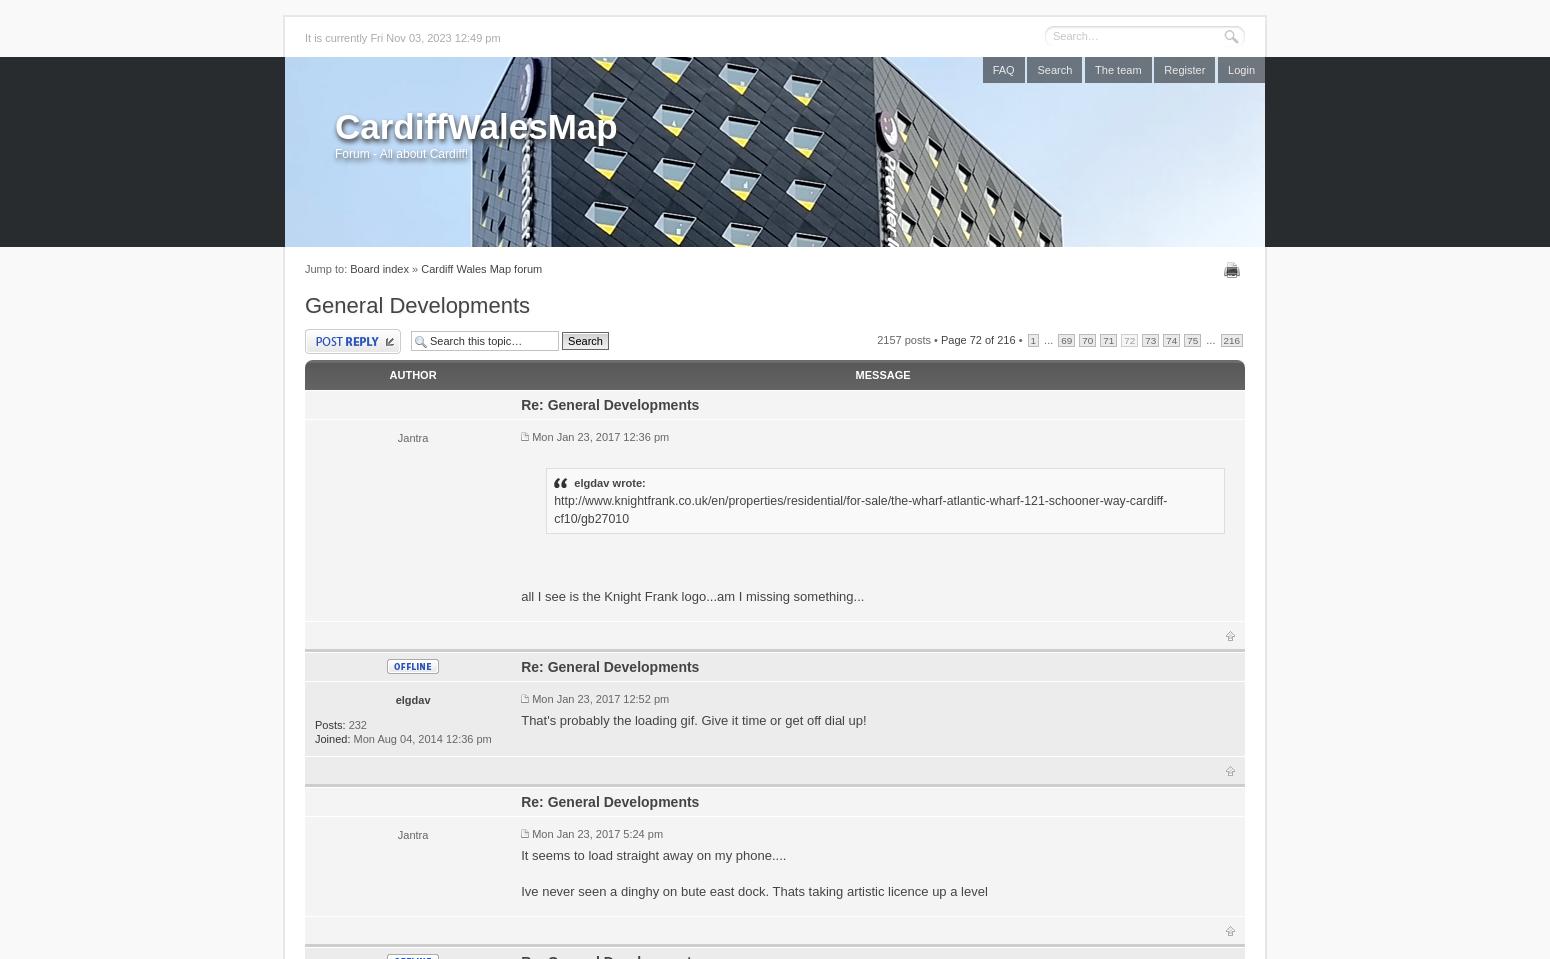 The height and width of the screenshot is (959, 1550). What do you see at coordinates (1082, 338) in the screenshot?
I see `'70'` at bounding box center [1082, 338].